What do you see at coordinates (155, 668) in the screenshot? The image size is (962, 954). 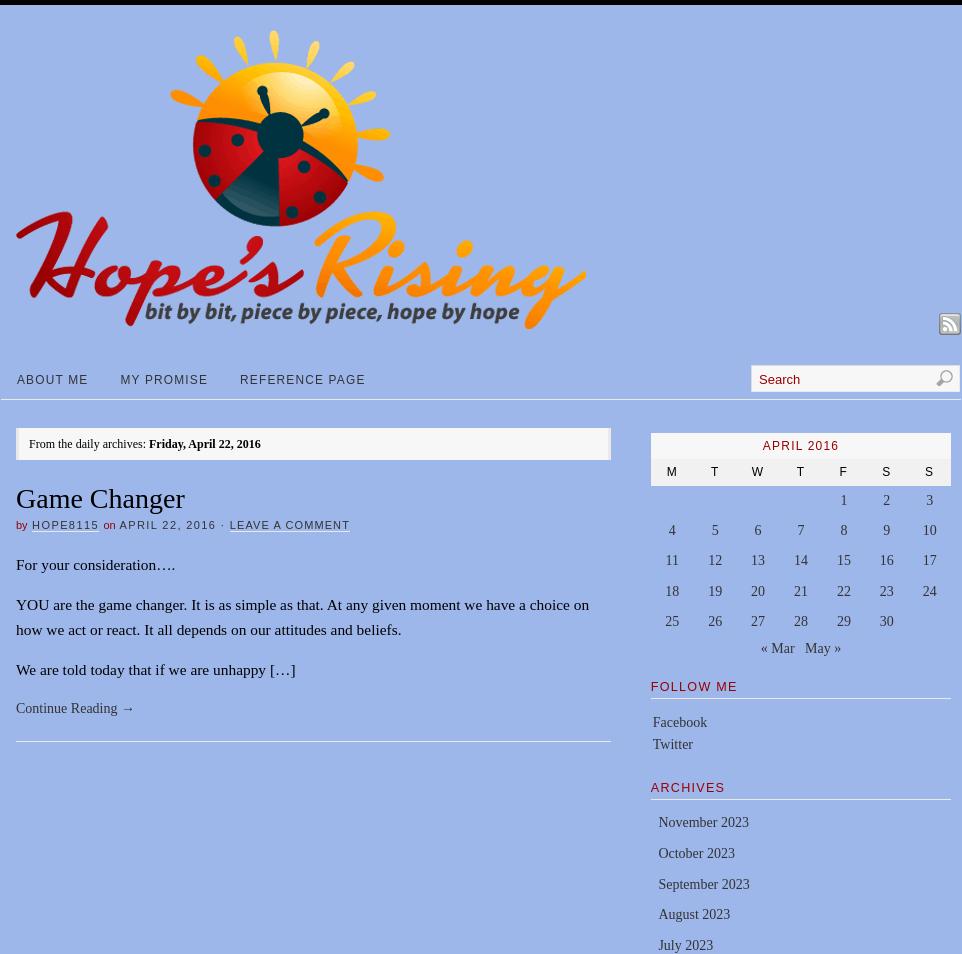 I see `'We are told today that if we are unhappy […]'` at bounding box center [155, 668].